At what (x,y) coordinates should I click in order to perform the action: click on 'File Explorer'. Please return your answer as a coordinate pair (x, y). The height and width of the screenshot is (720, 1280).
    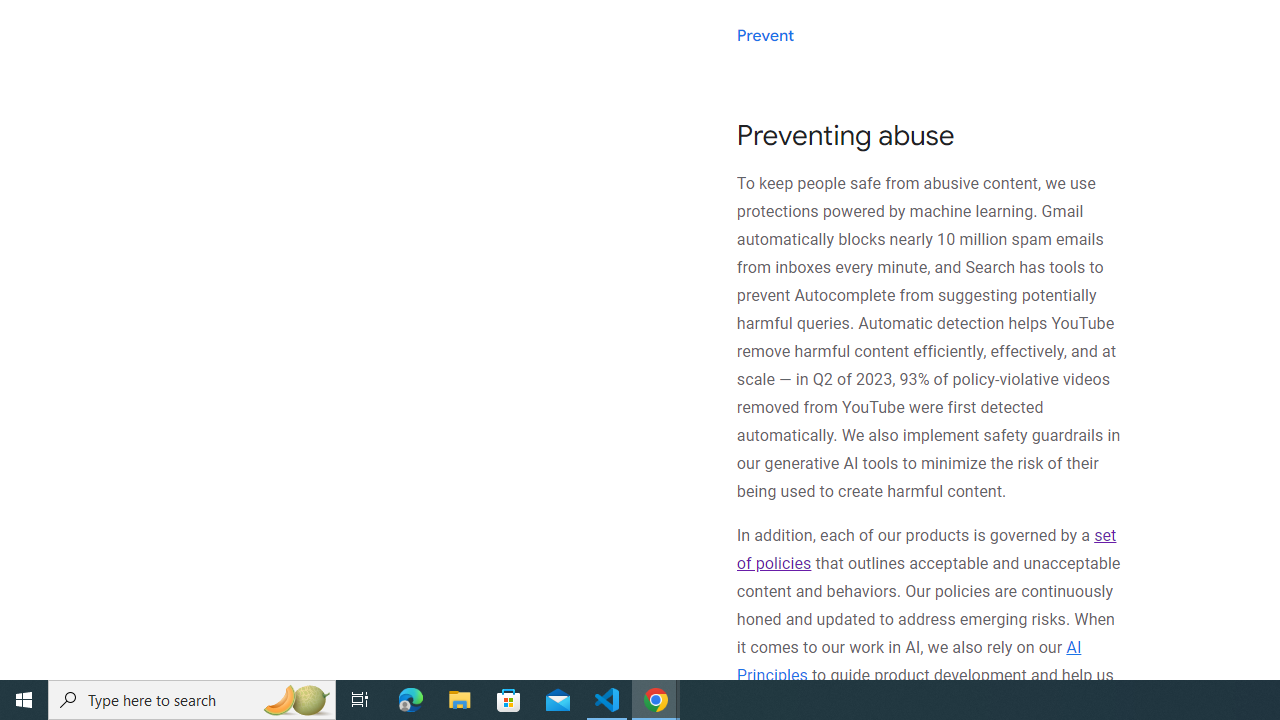
    Looking at the image, I should click on (459, 698).